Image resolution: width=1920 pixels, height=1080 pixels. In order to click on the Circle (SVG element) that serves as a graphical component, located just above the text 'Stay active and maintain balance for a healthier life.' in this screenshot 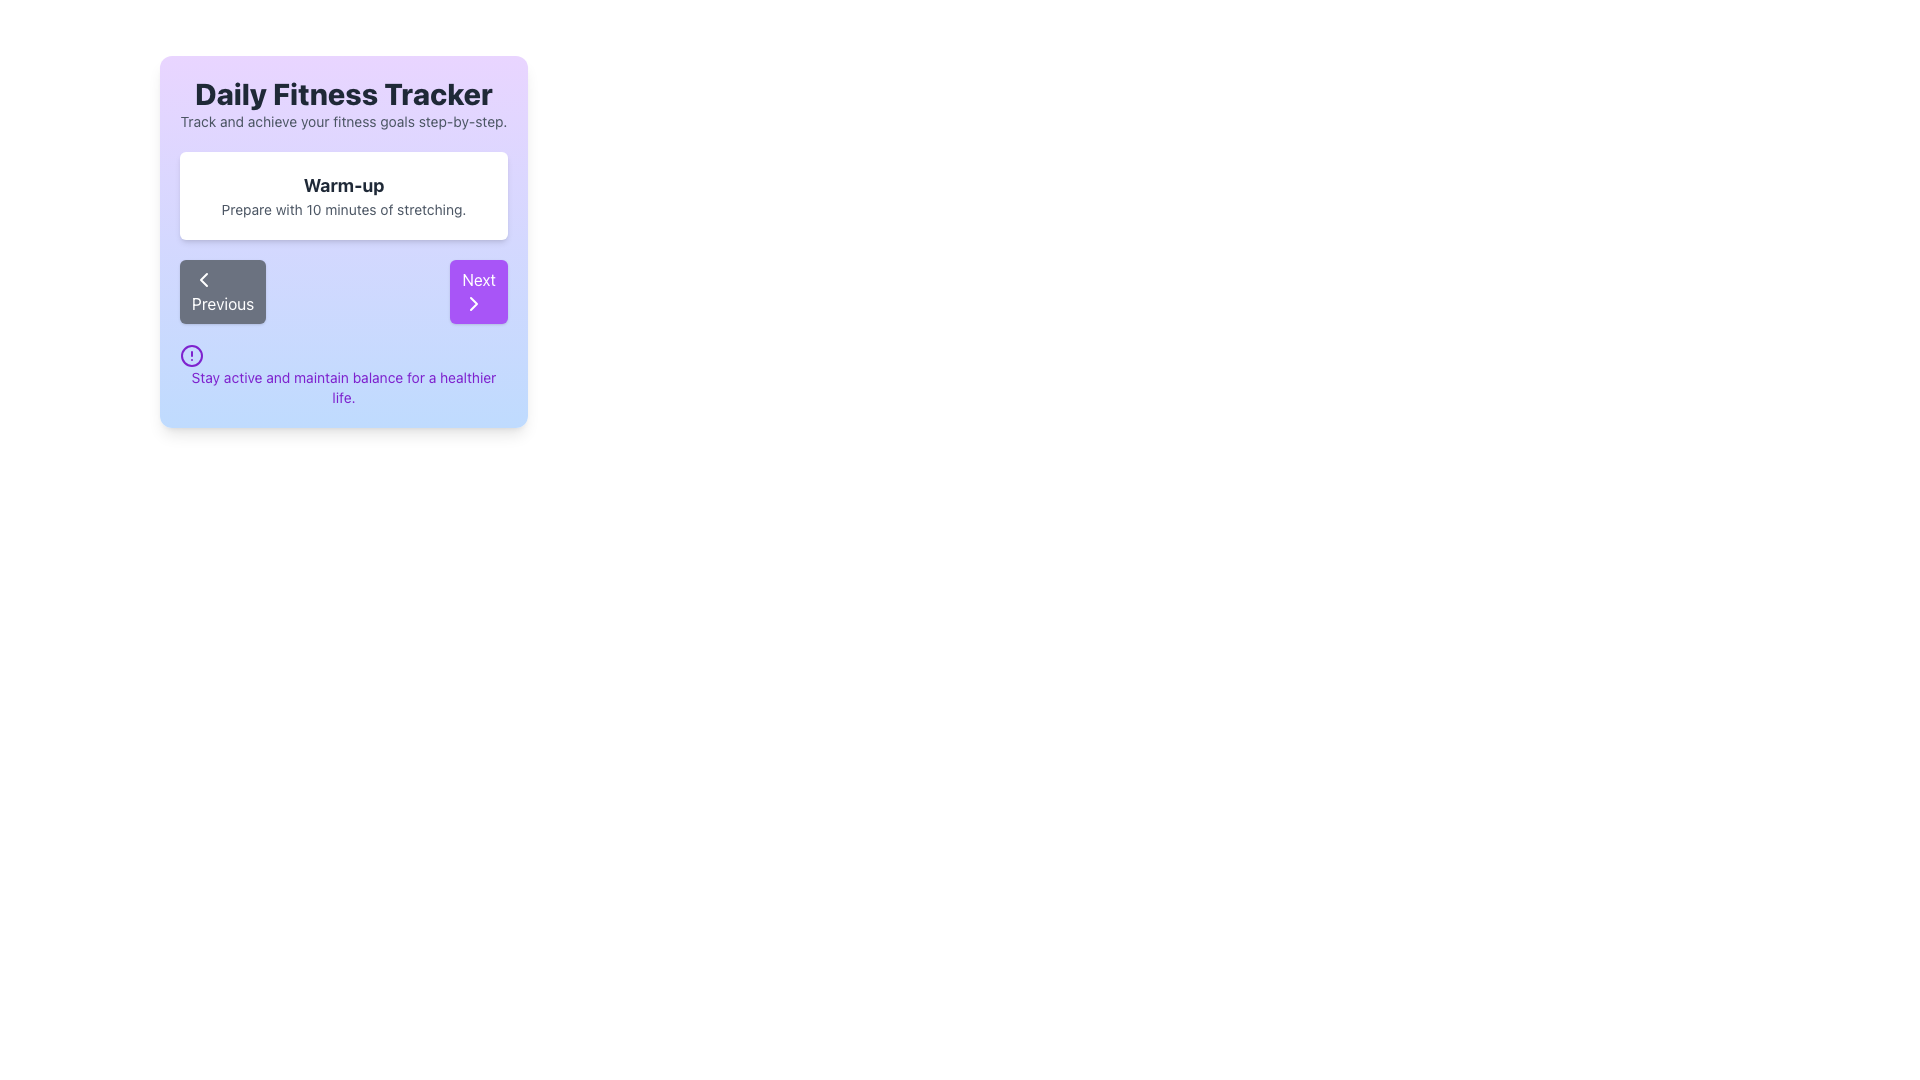, I will do `click(192, 354)`.